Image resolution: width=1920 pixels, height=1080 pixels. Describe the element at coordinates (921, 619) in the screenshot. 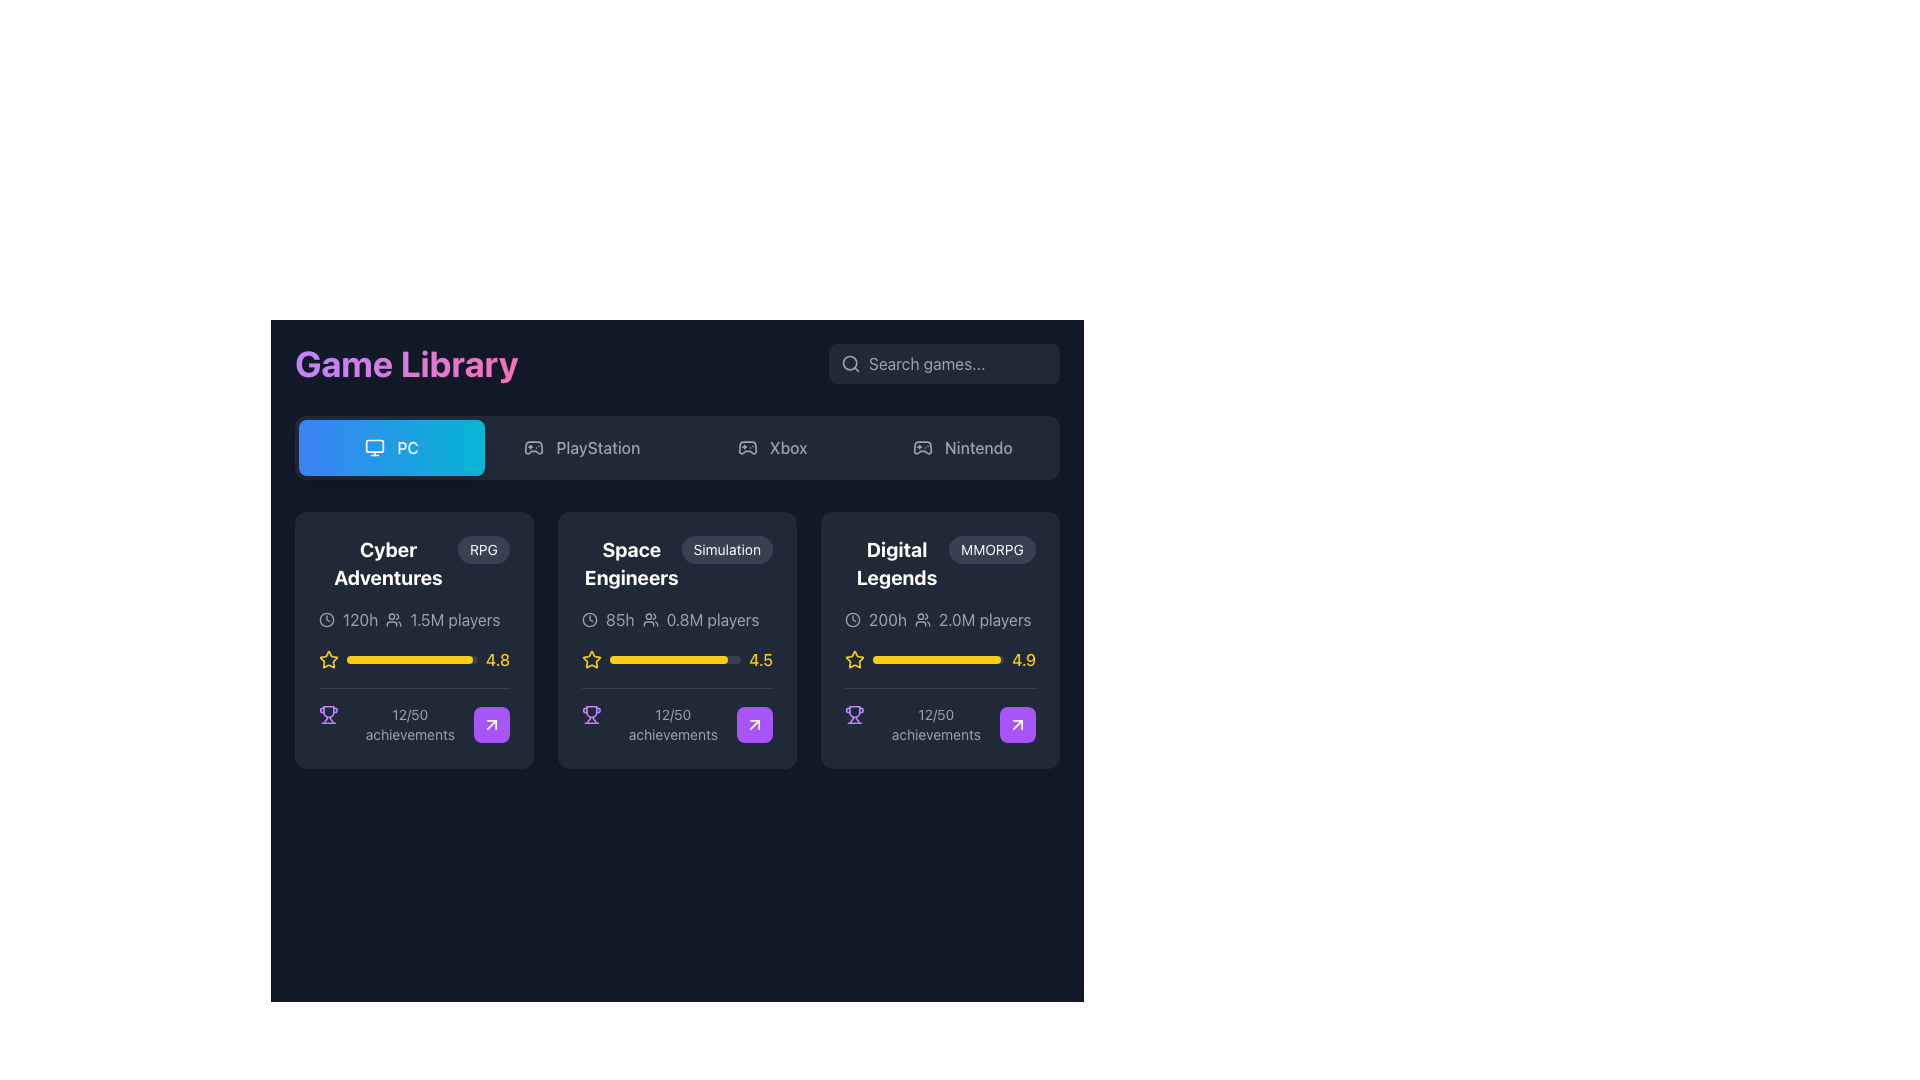

I see `the user icon, which is located within the 'Digital Legends' card section, next to the '2.0M players' text and is styled in light gray with a rounded appearance` at that location.